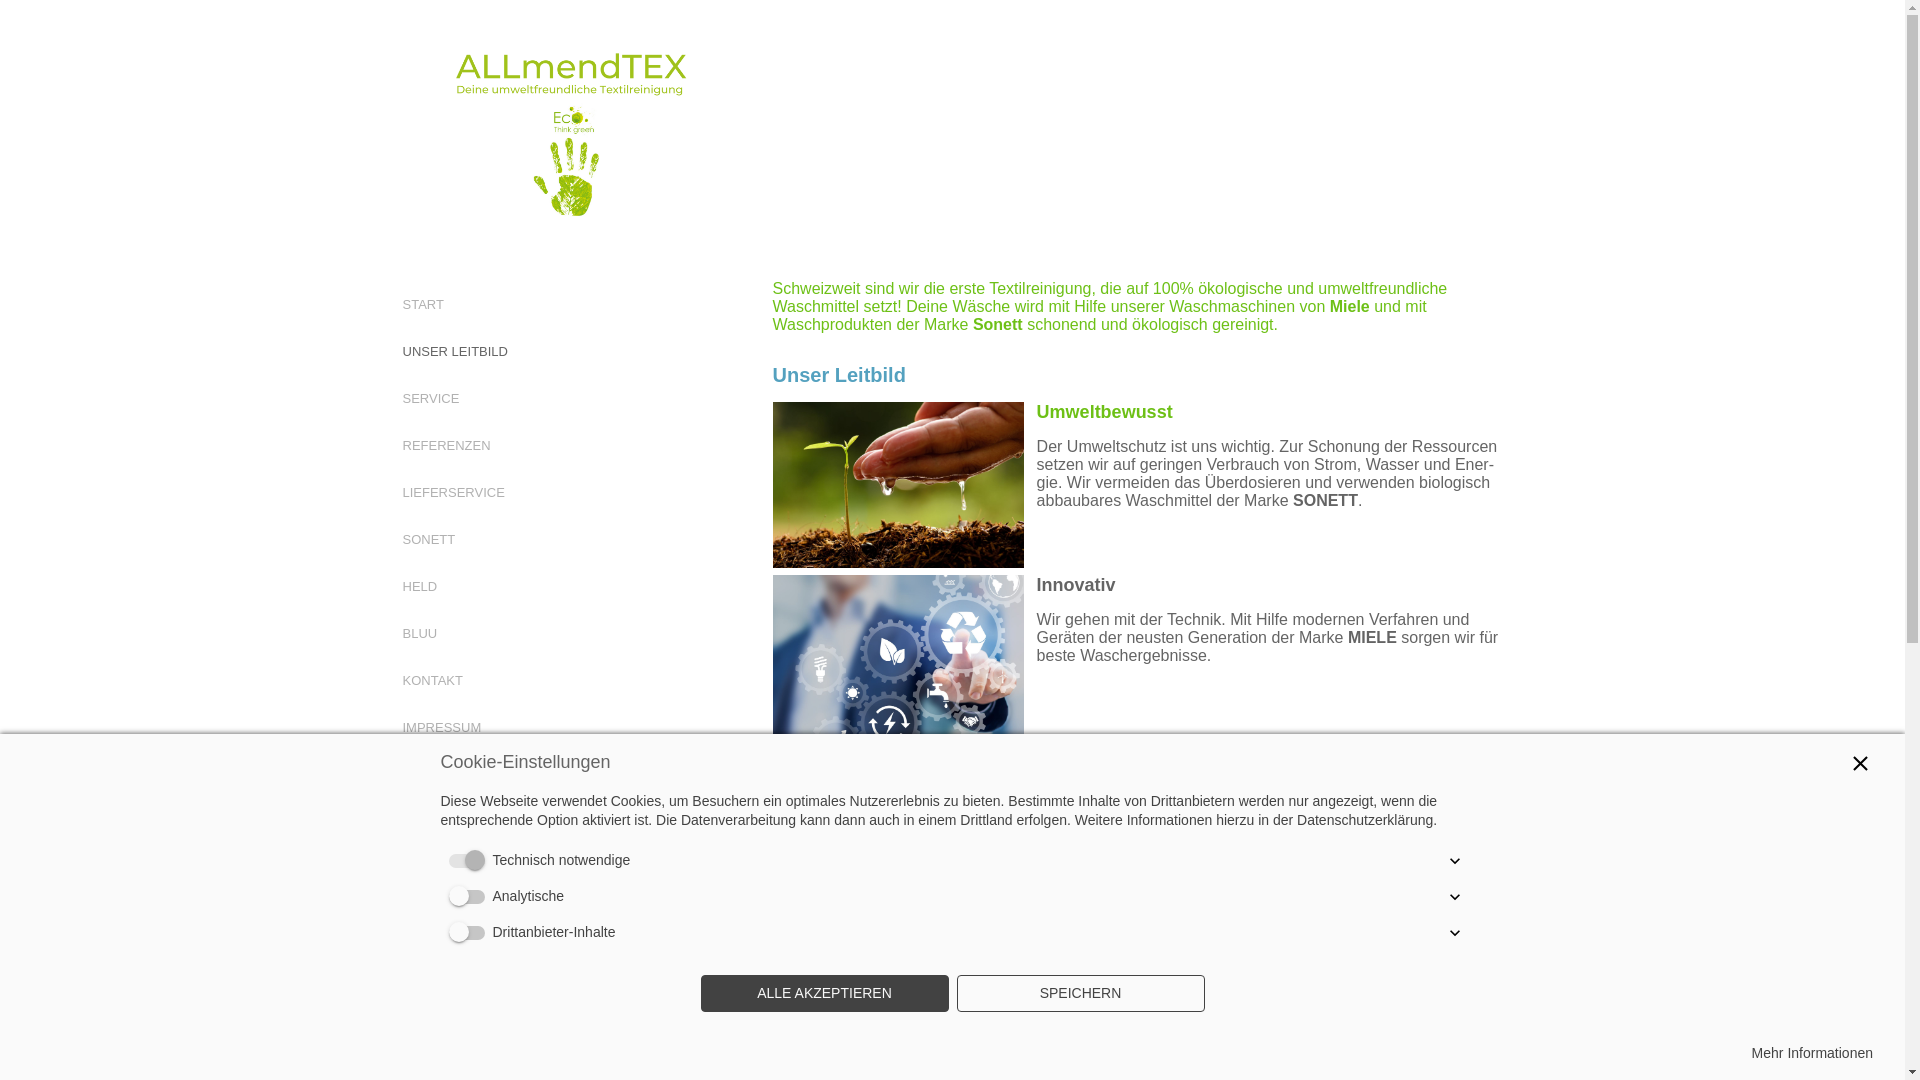 This screenshot has width=1920, height=1080. What do you see at coordinates (998, 323) in the screenshot?
I see `'Sonett'` at bounding box center [998, 323].